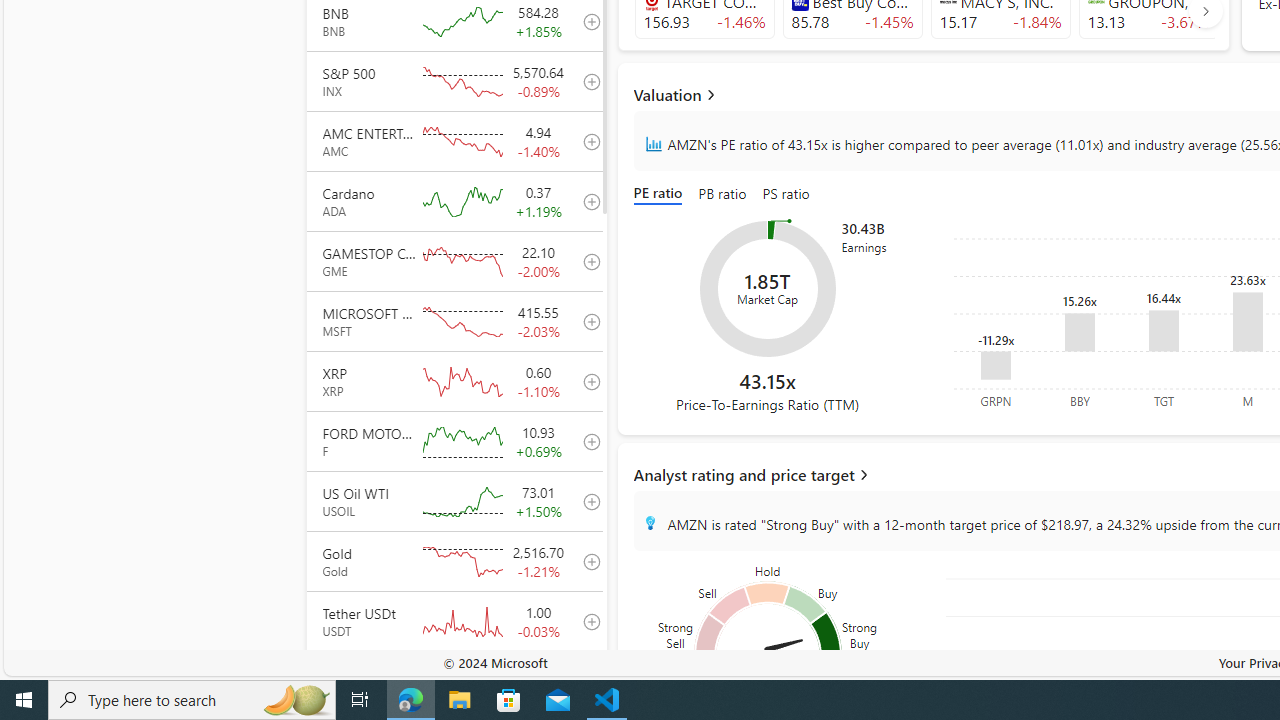 The image size is (1280, 720). What do you see at coordinates (721, 195) in the screenshot?
I see `'PB ratio'` at bounding box center [721, 195].